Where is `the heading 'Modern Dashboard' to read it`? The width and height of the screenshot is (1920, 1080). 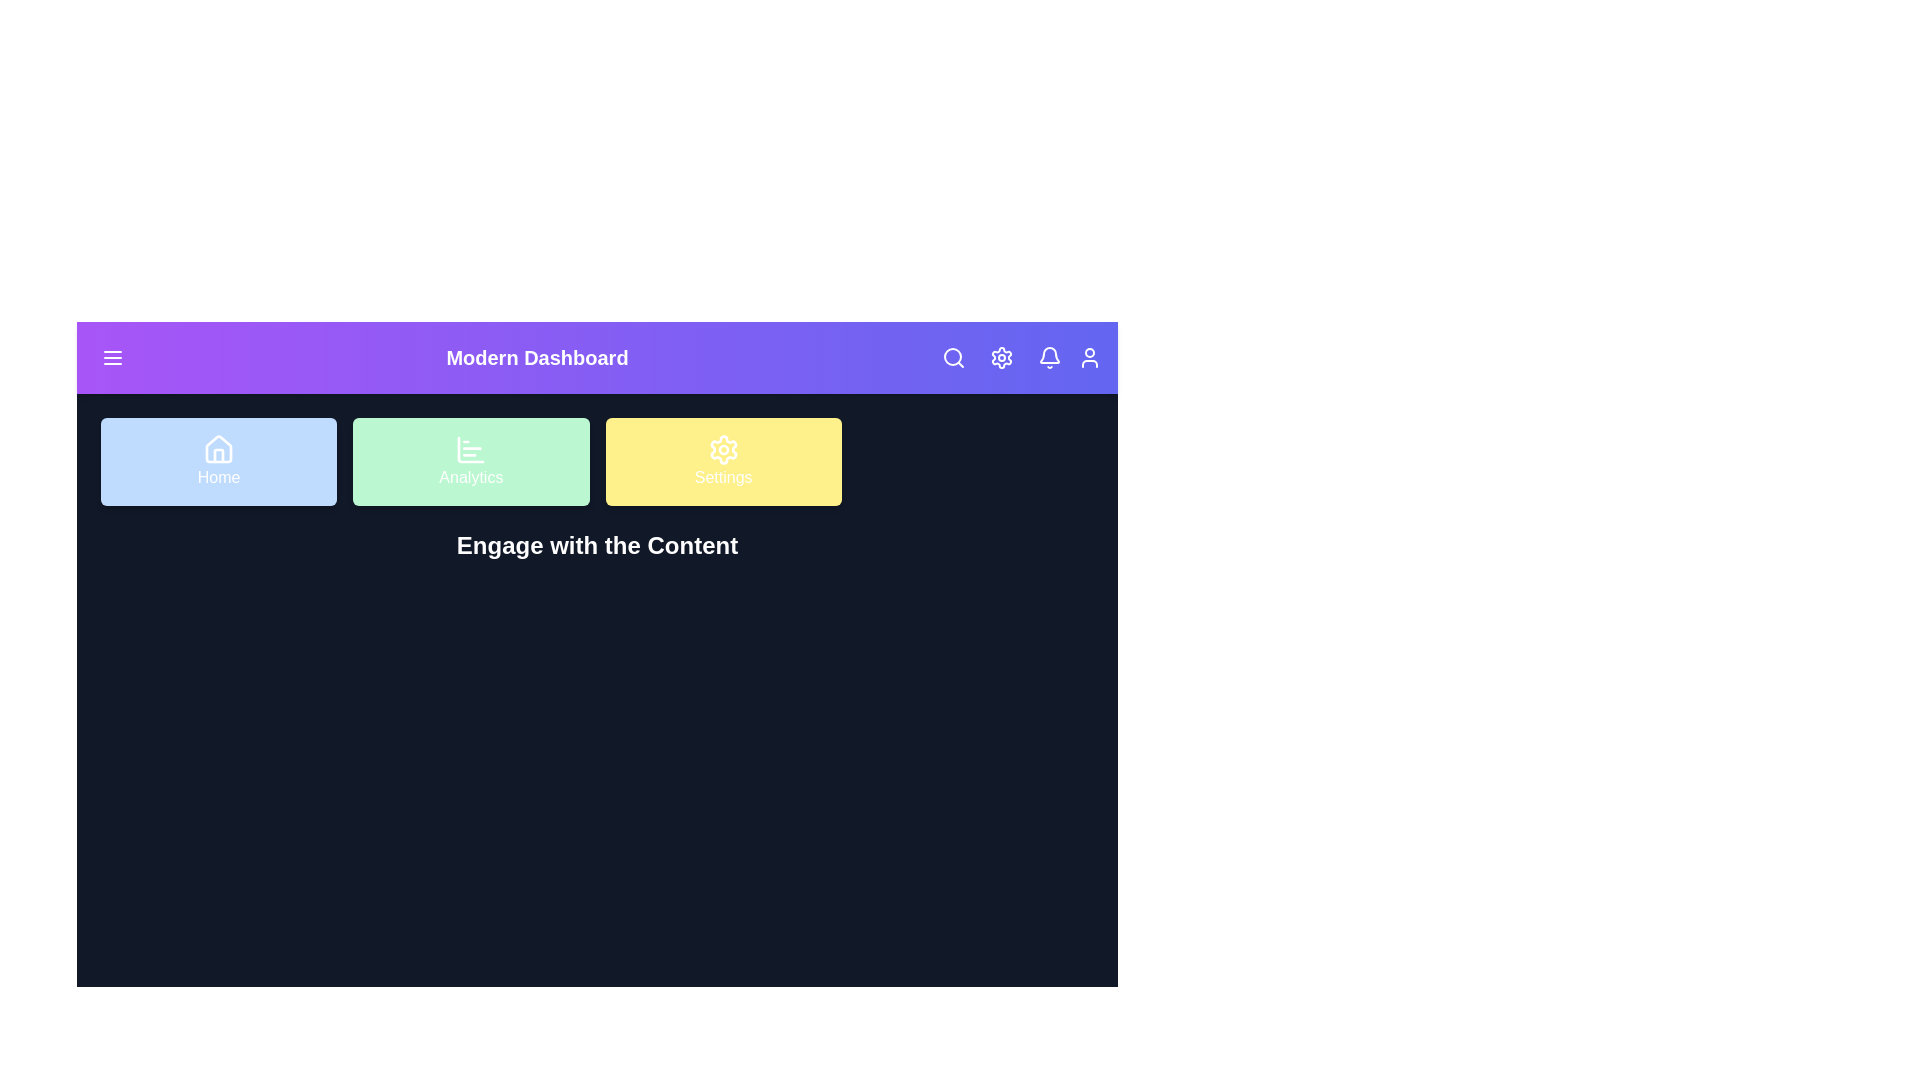
the heading 'Modern Dashboard' to read it is located at coordinates (537, 357).